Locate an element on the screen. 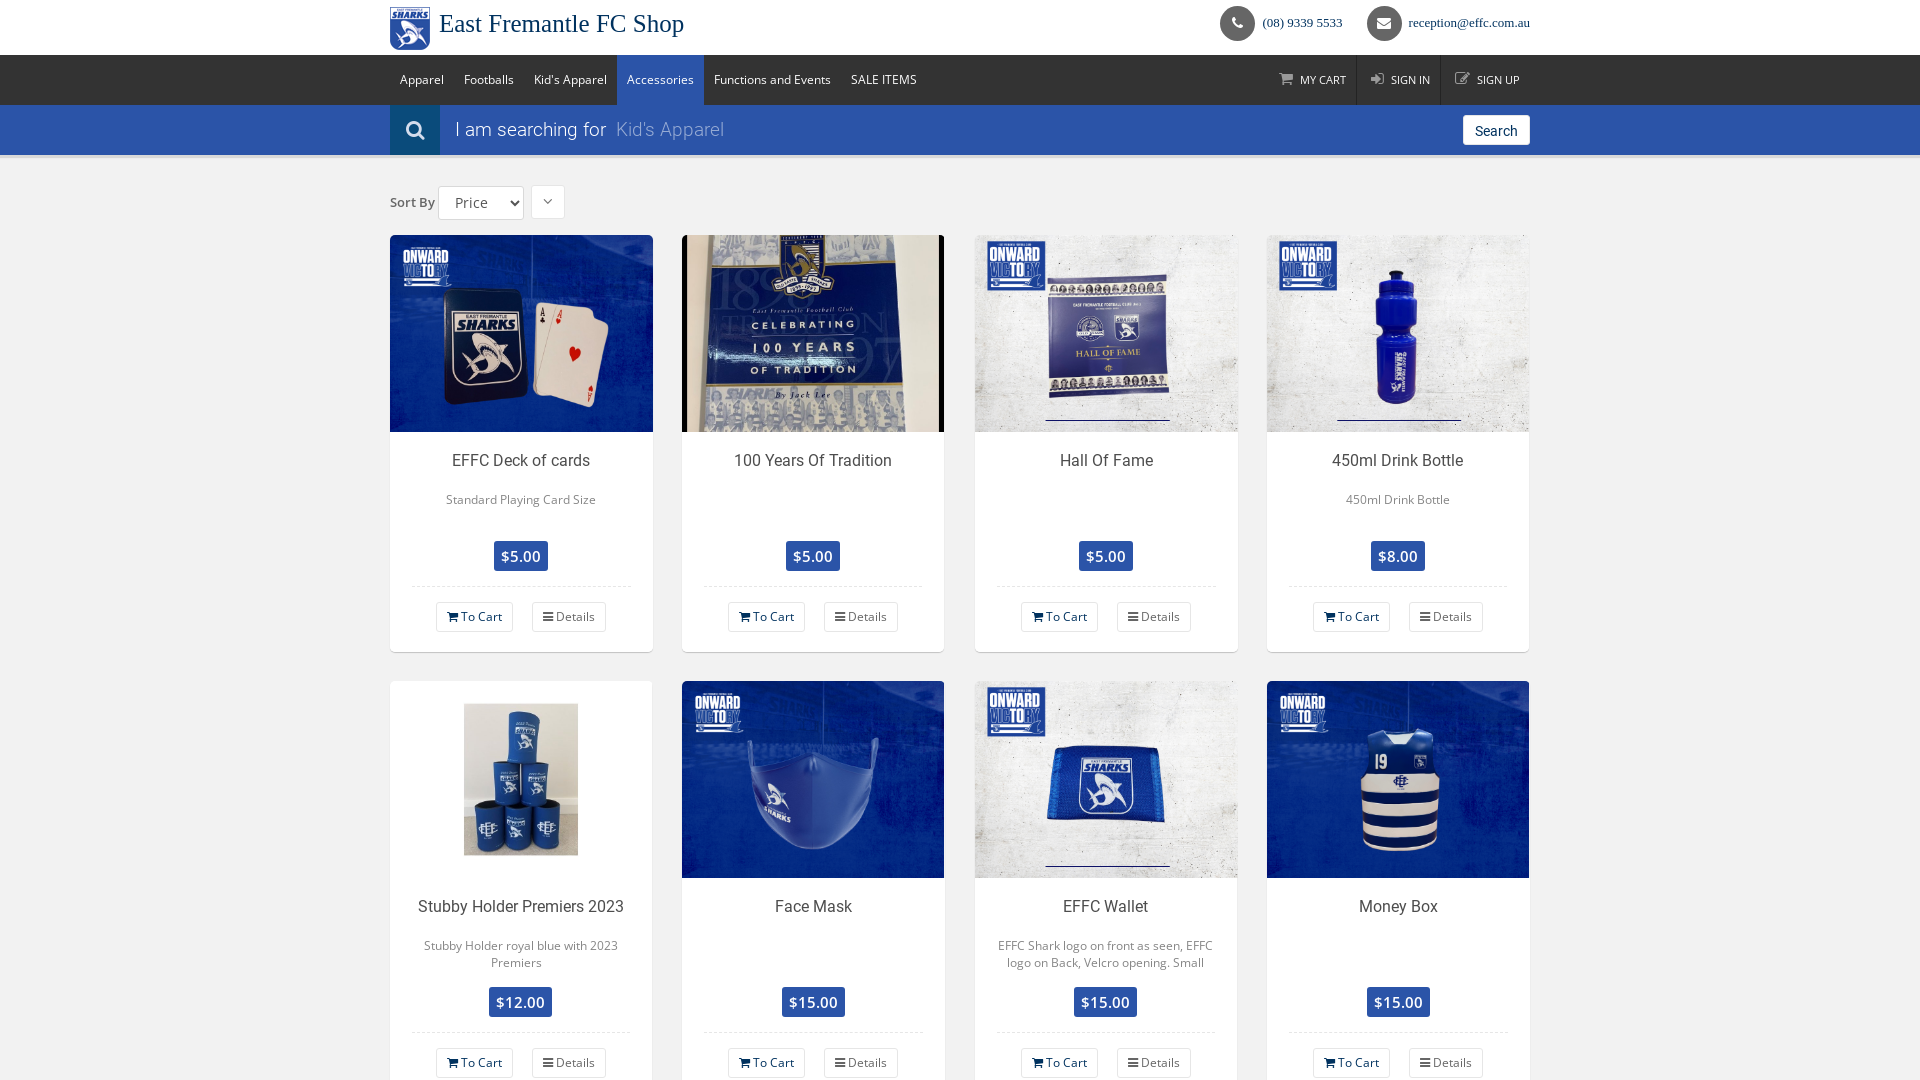 The image size is (1920, 1080). 'MY CART' is located at coordinates (1312, 79).